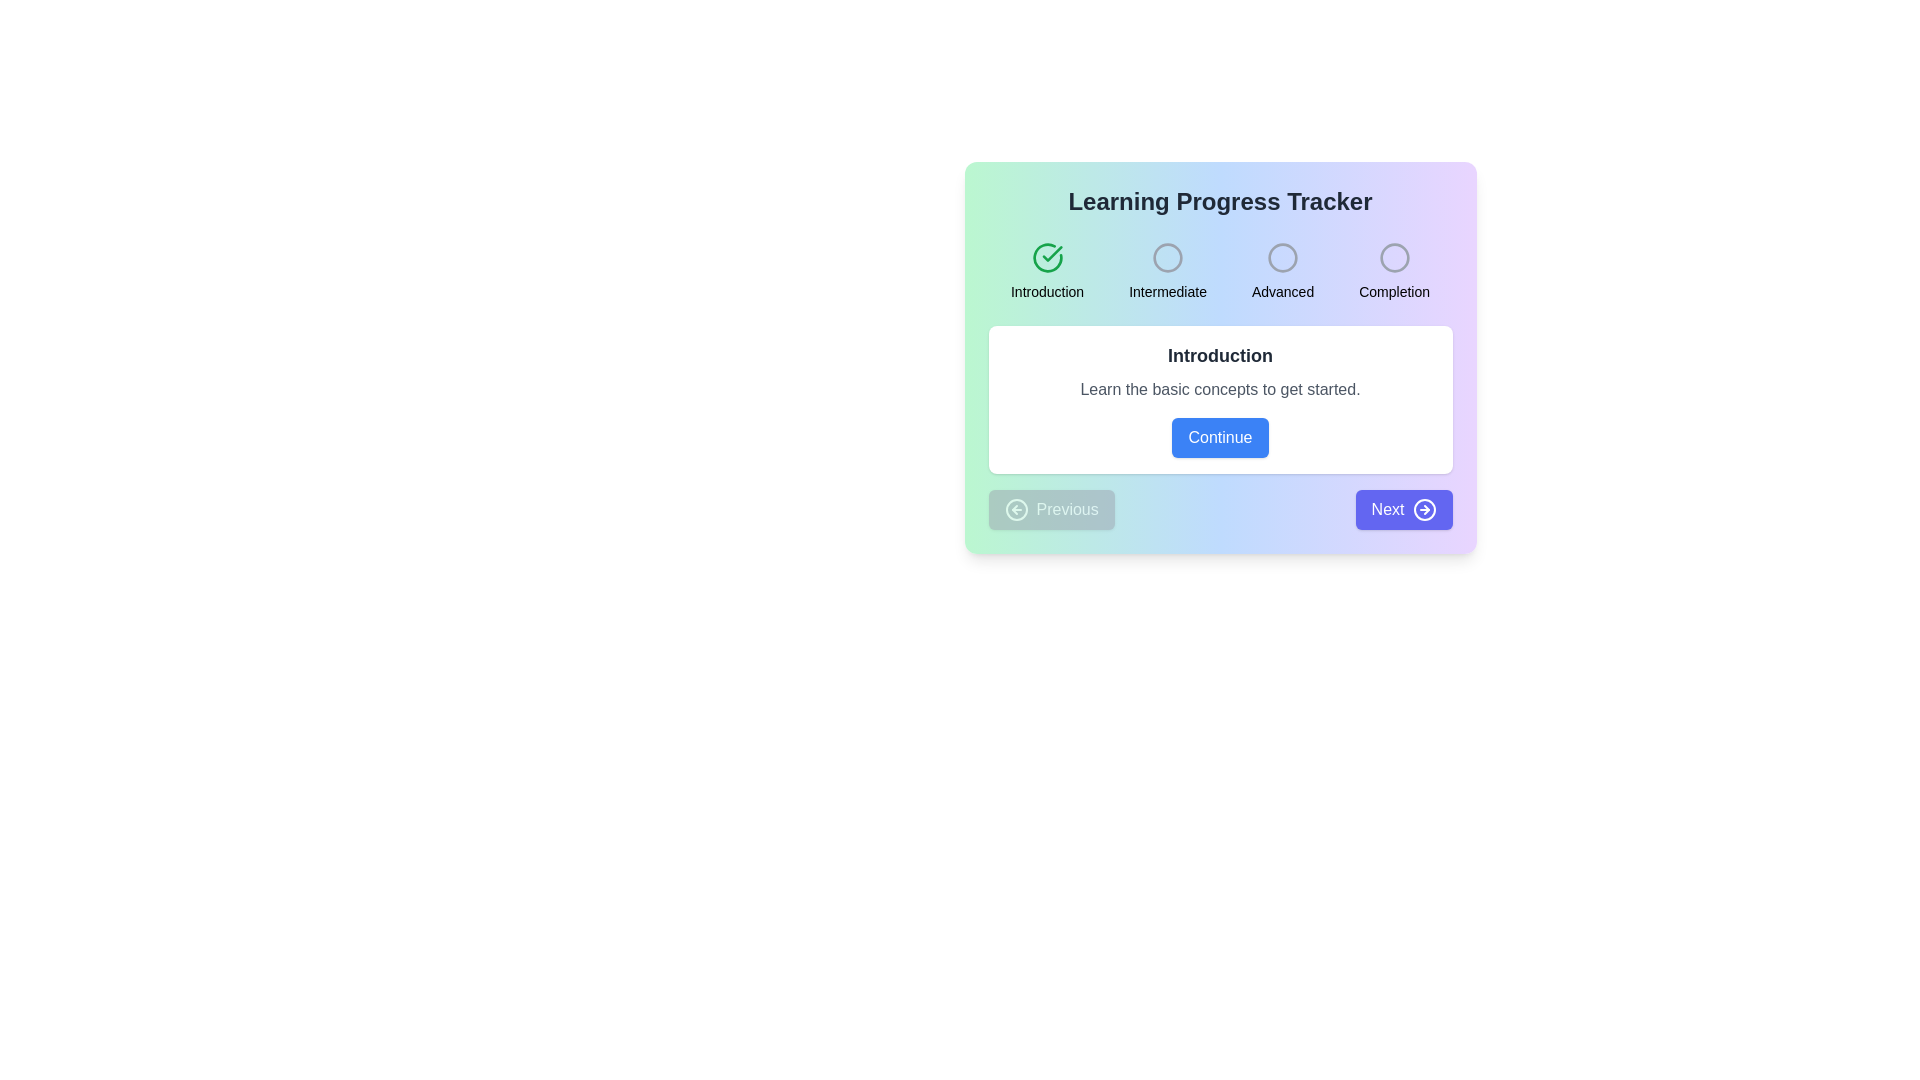 The image size is (1920, 1080). What do you see at coordinates (1393, 257) in the screenshot?
I see `the state of the circle representing the 'Completion' stage in the learning progress tracker, which is part of the circular progress indicators` at bounding box center [1393, 257].